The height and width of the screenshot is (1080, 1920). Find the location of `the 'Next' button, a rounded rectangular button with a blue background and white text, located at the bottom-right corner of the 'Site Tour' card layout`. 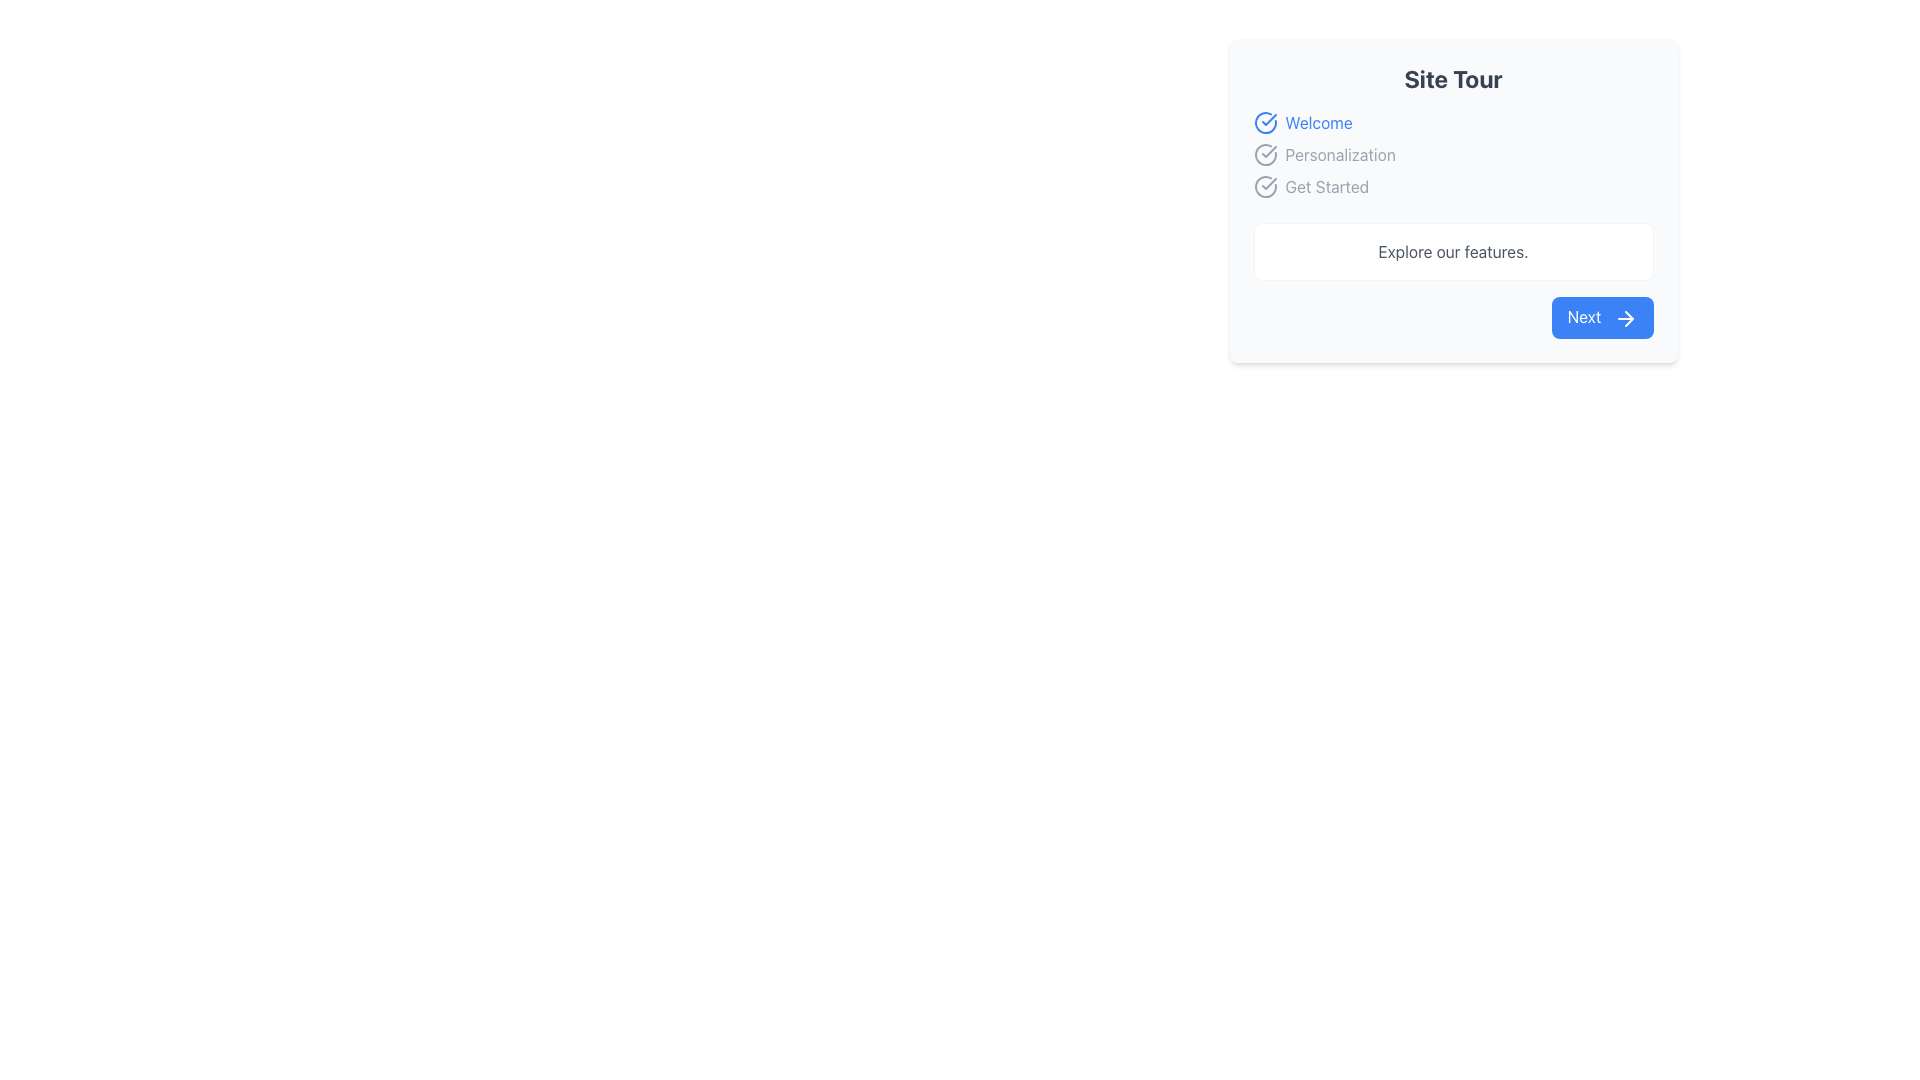

the 'Next' button, a rounded rectangular button with a blue background and white text, located at the bottom-right corner of the 'Site Tour' card layout is located at coordinates (1602, 316).